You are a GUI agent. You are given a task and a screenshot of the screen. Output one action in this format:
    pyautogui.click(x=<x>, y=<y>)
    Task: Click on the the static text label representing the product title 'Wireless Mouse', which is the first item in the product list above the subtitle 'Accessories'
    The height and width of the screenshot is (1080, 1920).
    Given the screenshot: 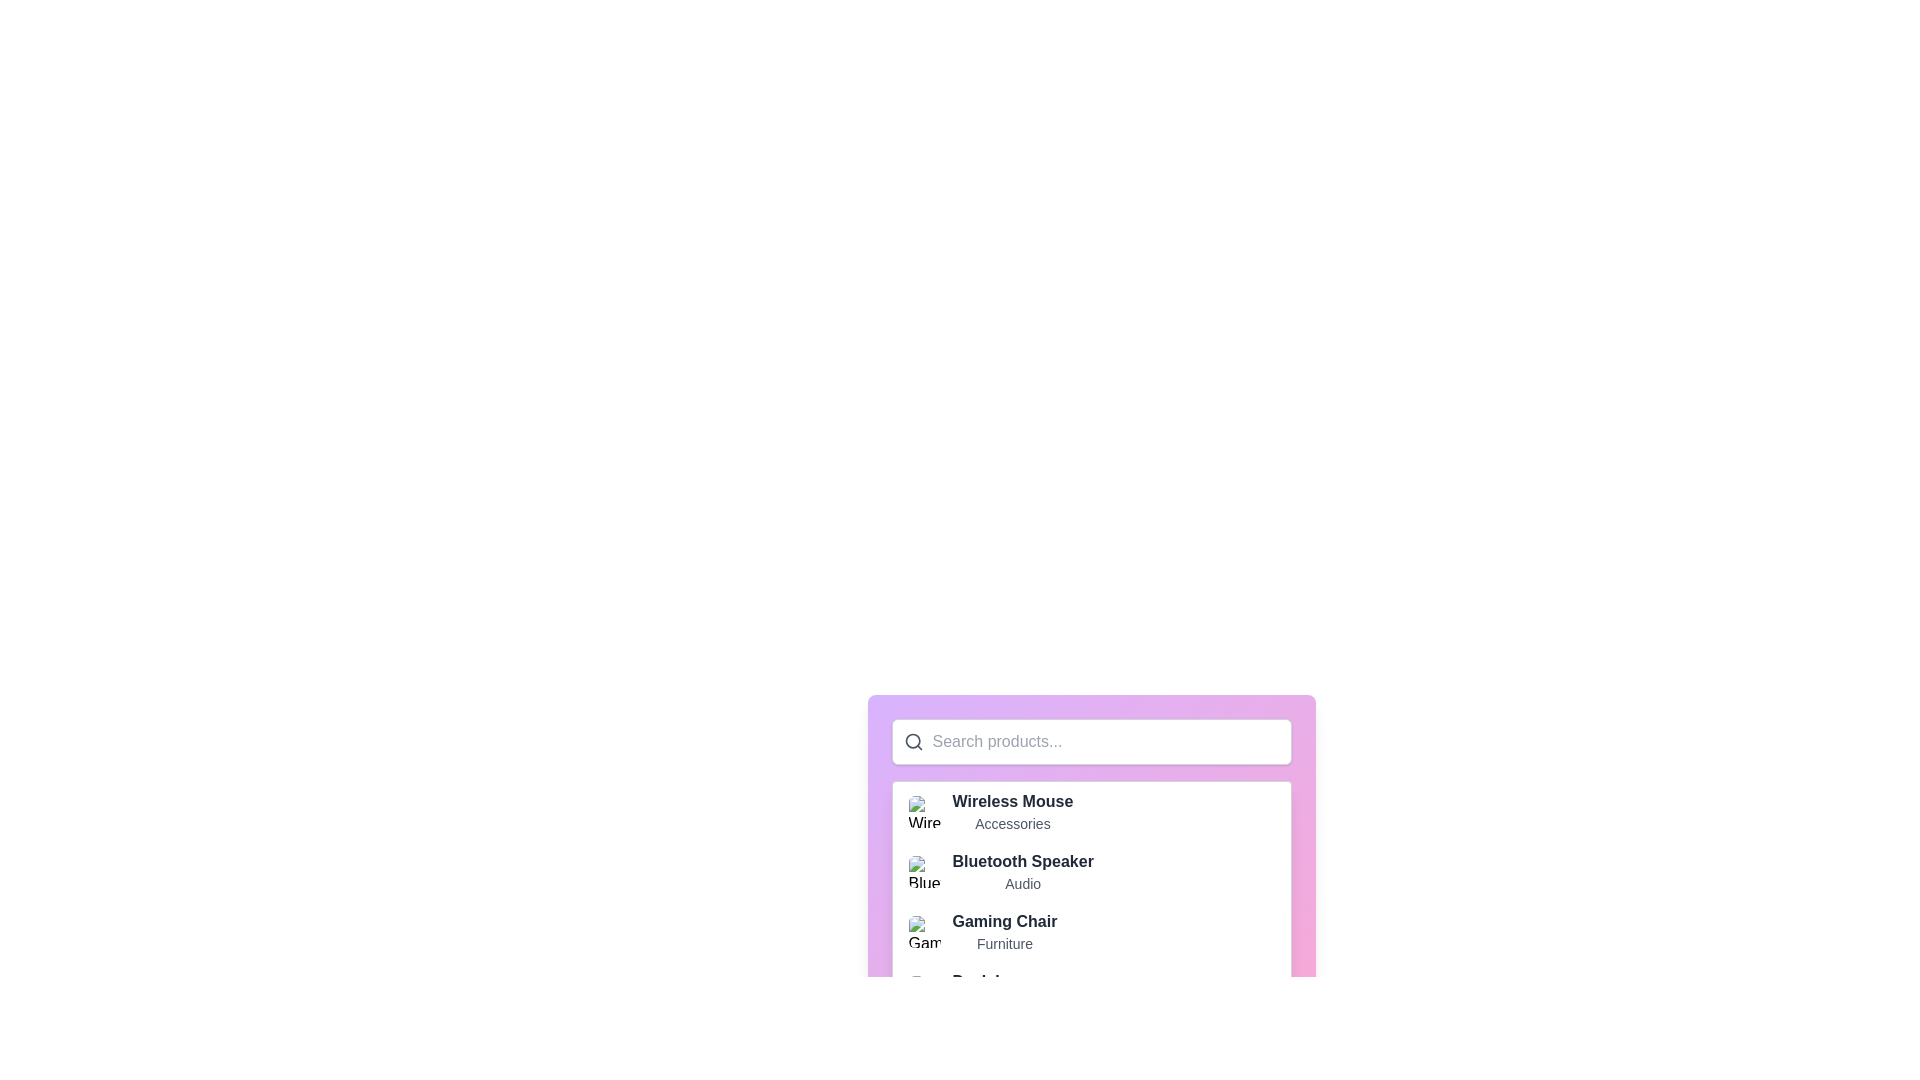 What is the action you would take?
    pyautogui.click(x=1012, y=801)
    